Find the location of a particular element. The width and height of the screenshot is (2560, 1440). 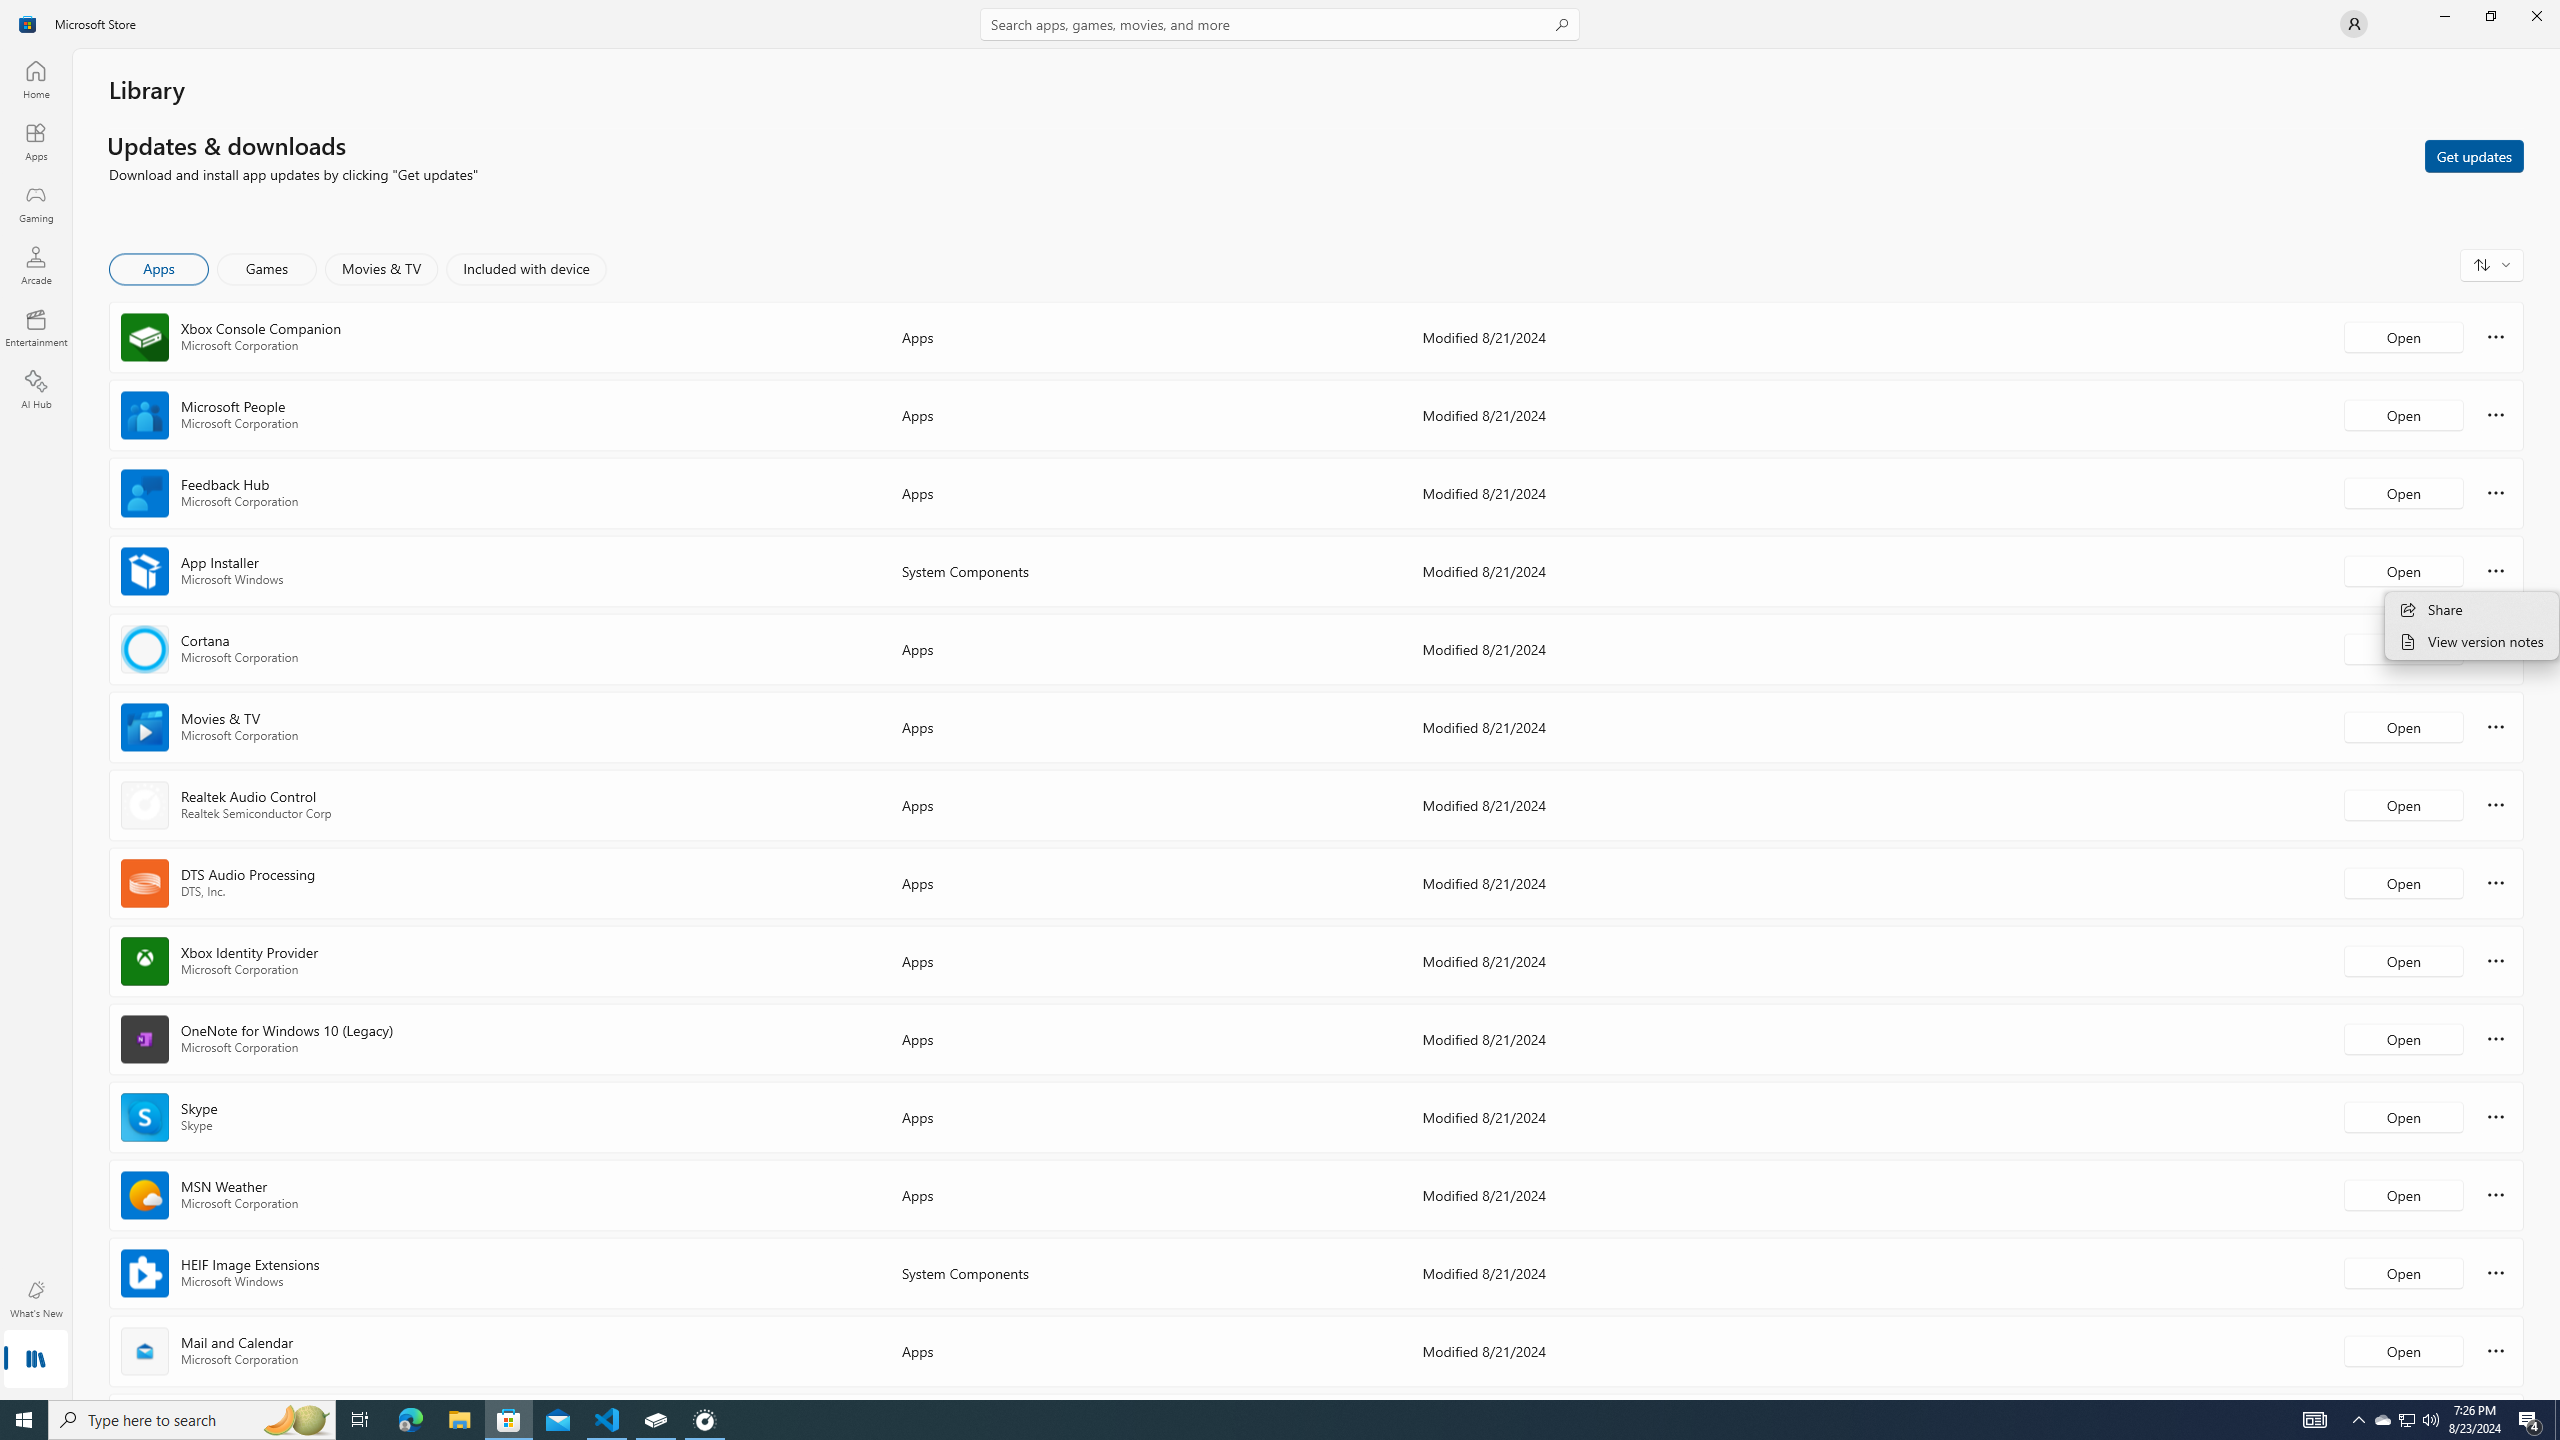

'Get updates' is located at coordinates (2474, 154).